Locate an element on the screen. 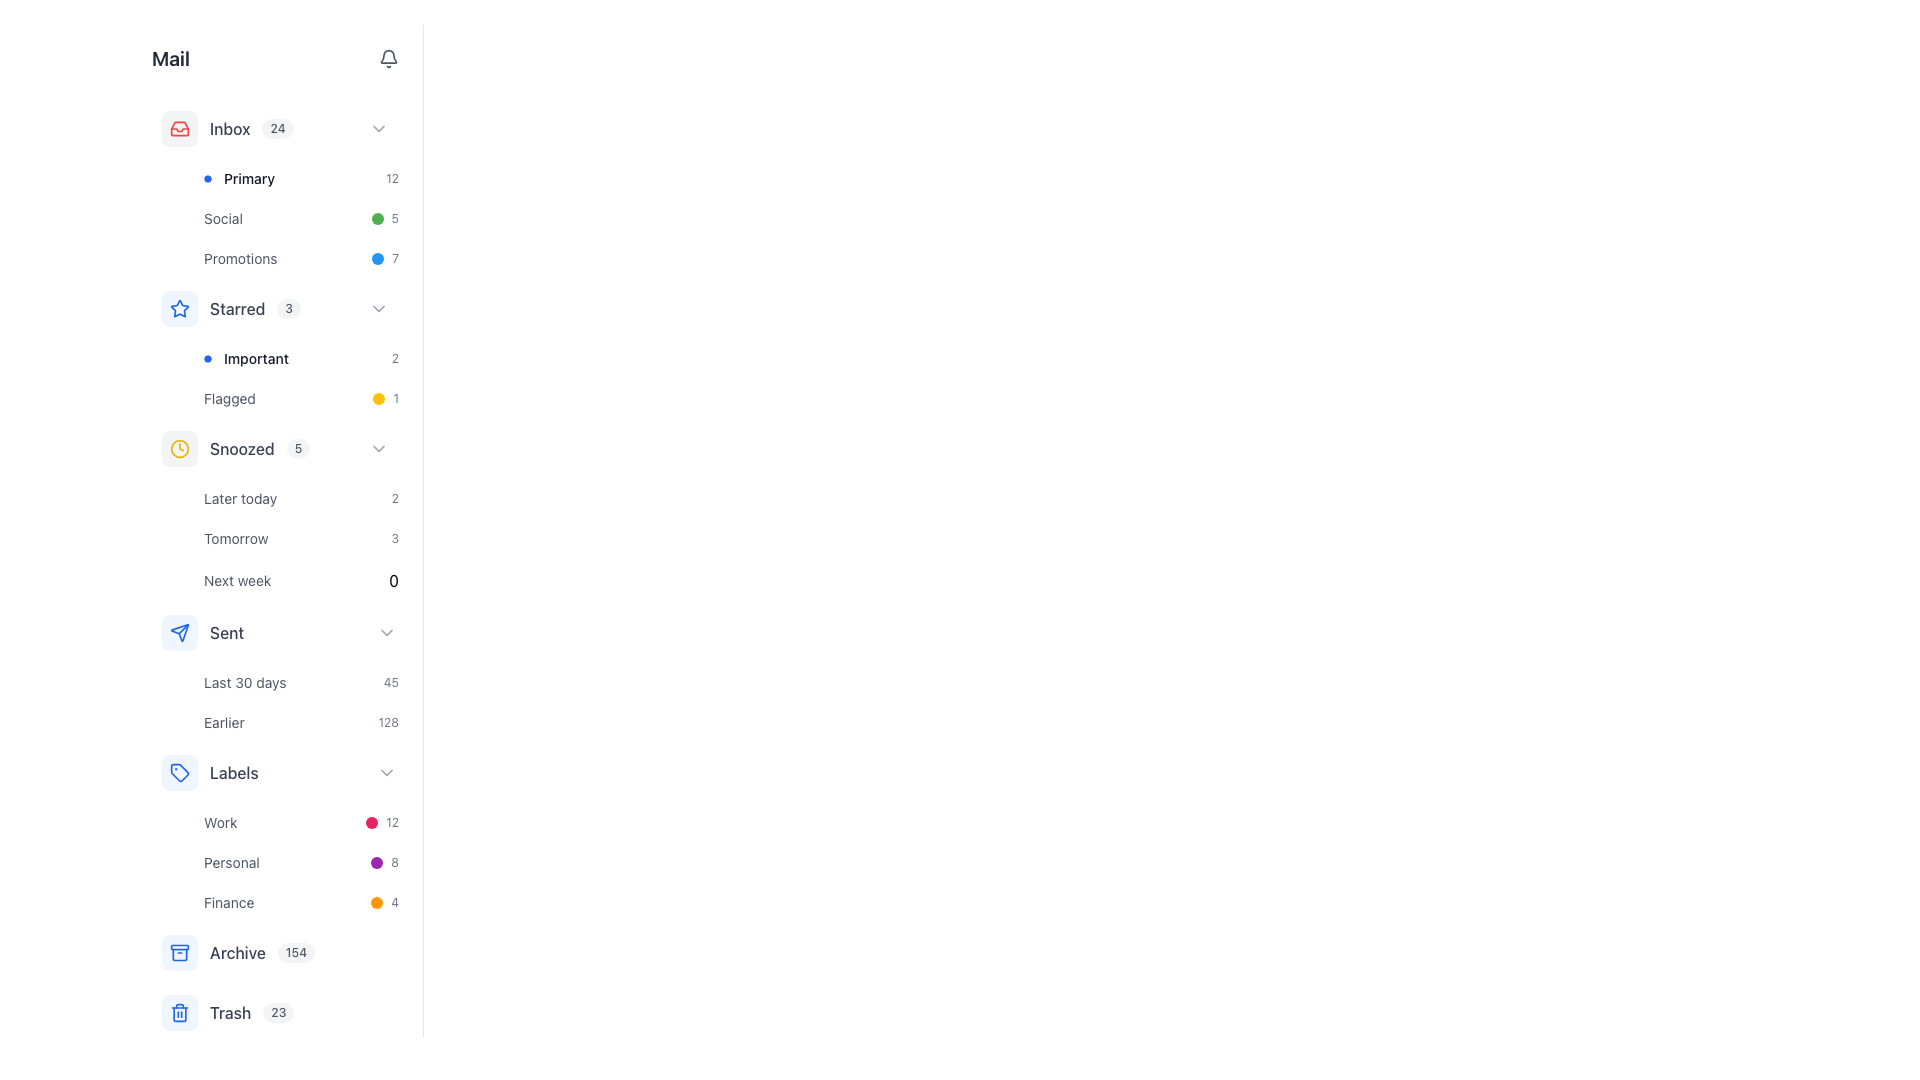 Image resolution: width=1920 pixels, height=1080 pixels. the circular blue icon with the number 7 in gray text, which is part of the 'Promotions' section in the sidebar menu is located at coordinates (385, 257).